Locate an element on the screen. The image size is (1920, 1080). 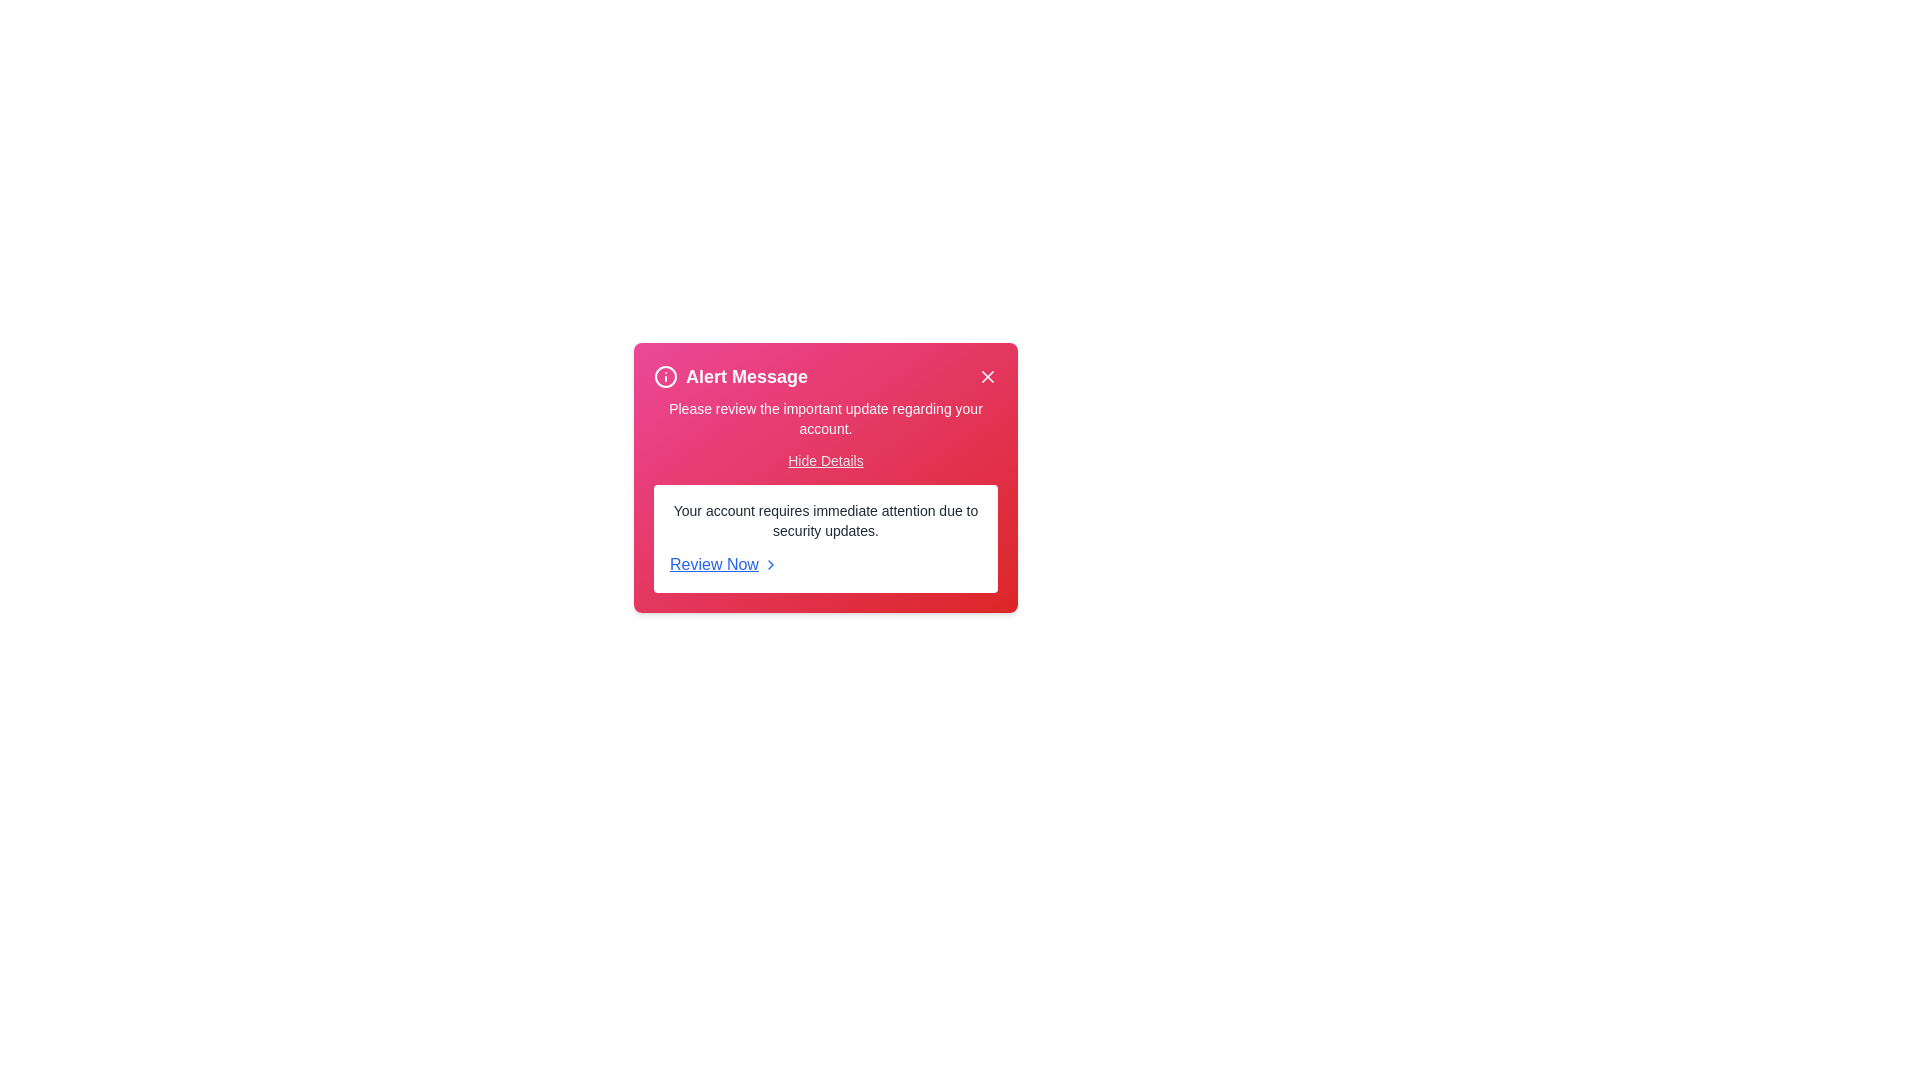
the 'Hide Details' button to toggle the visibility of extra details is located at coordinates (825, 461).